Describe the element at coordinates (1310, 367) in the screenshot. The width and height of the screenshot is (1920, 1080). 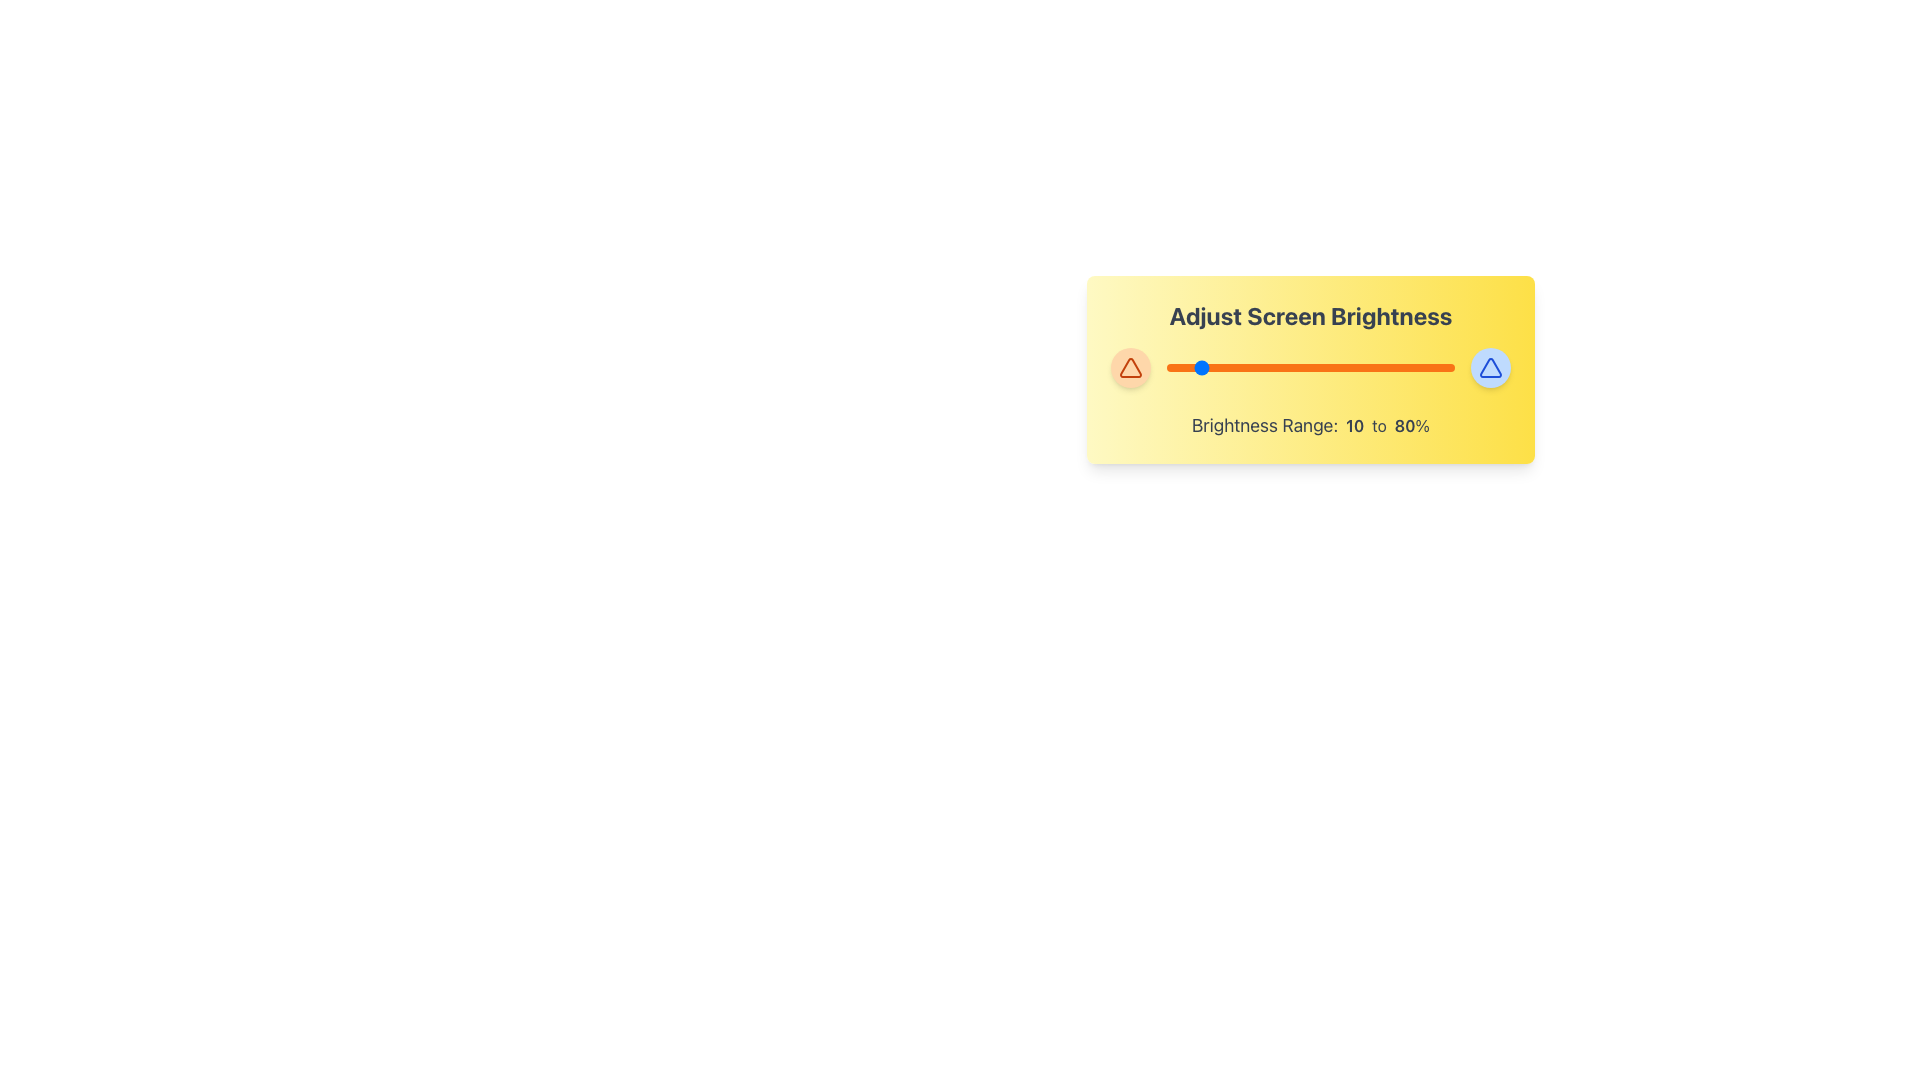
I see `the brightness level` at that location.